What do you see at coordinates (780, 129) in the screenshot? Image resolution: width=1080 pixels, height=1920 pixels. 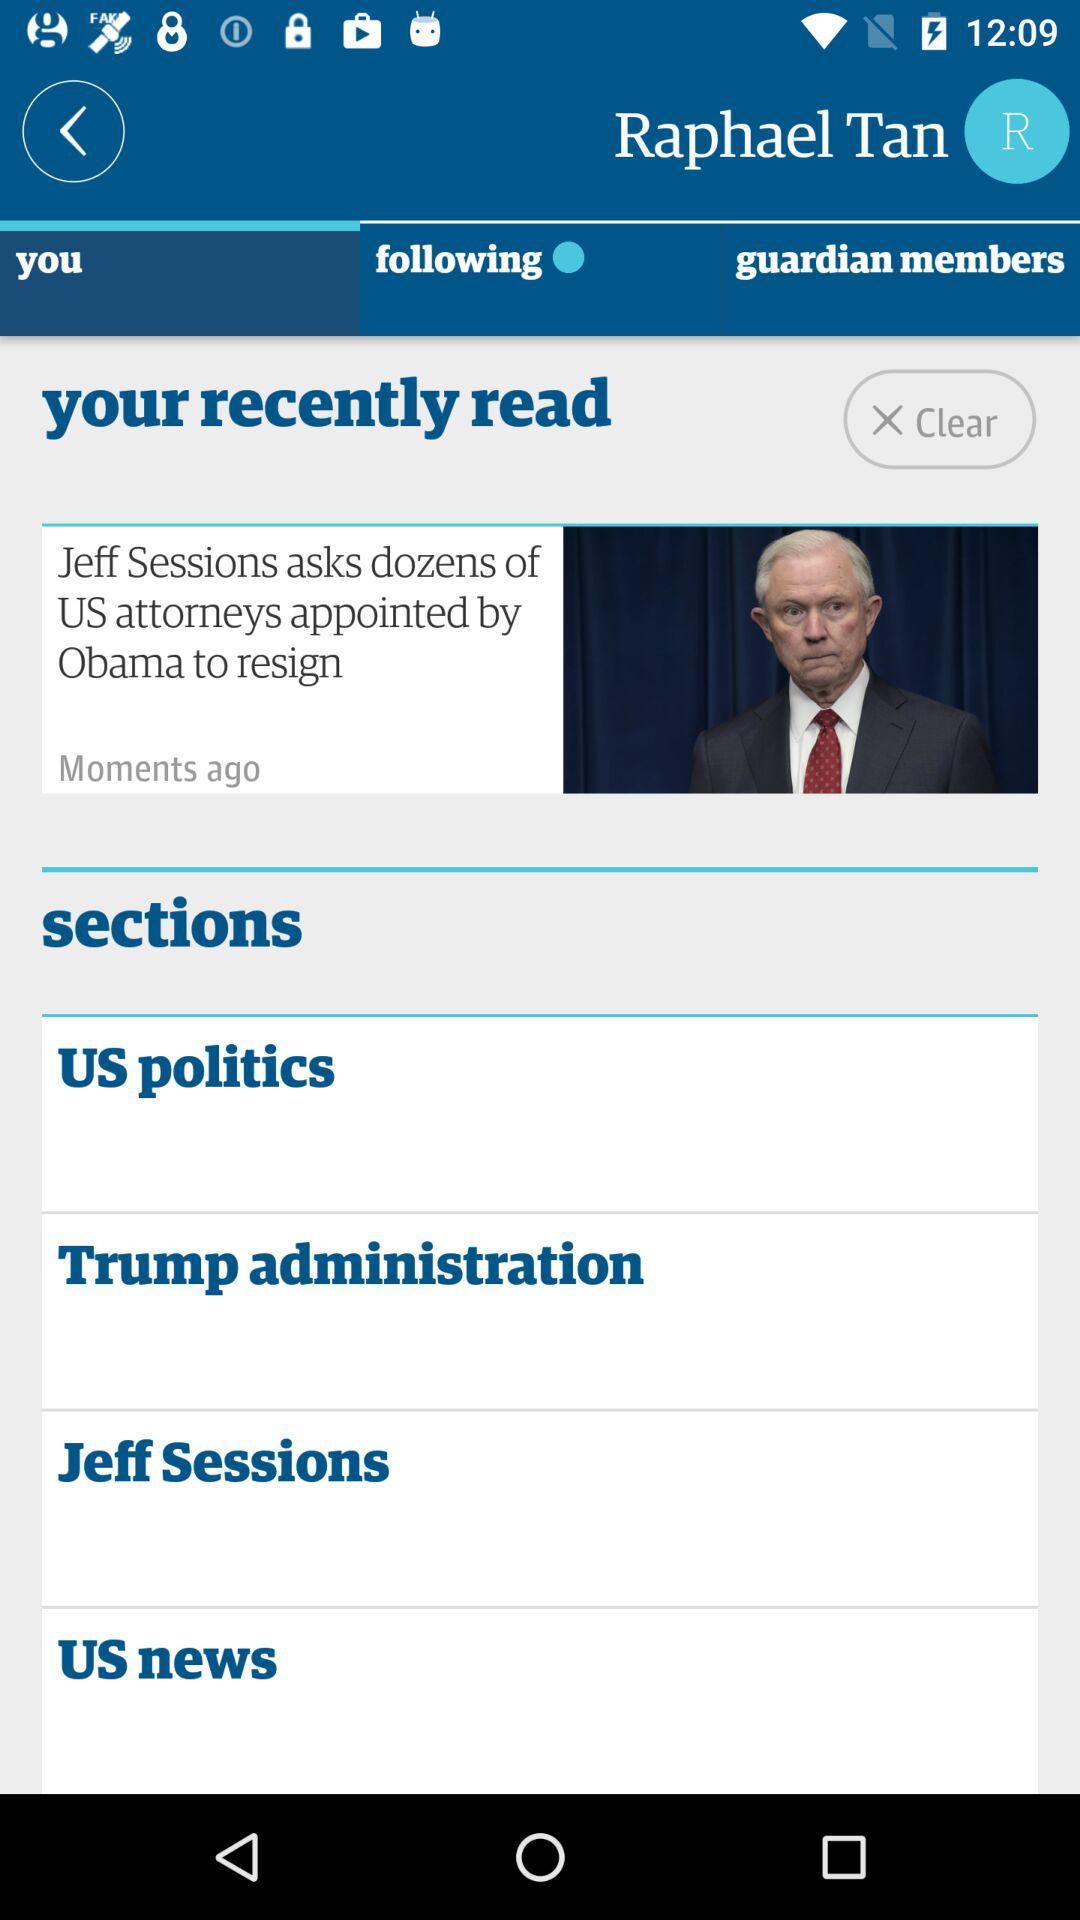 I see `the raphael tan item` at bounding box center [780, 129].